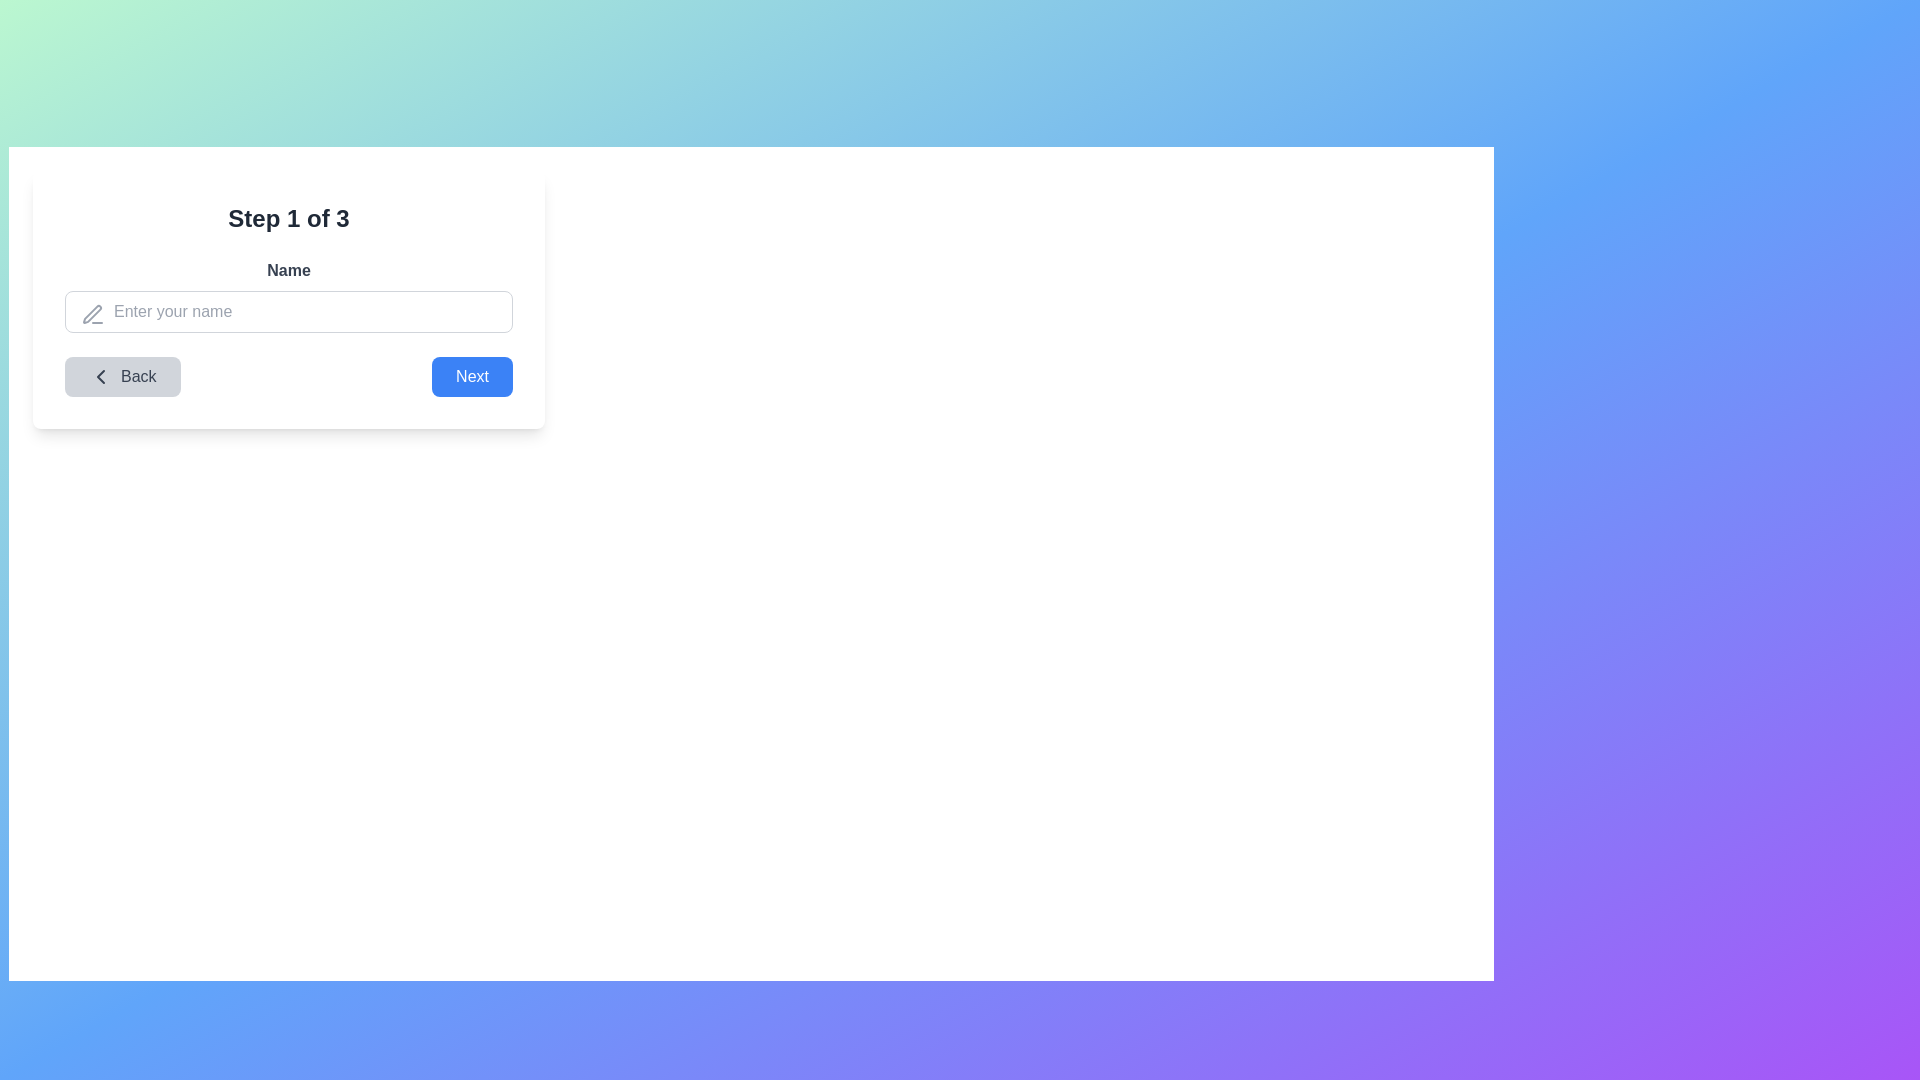 Image resolution: width=1920 pixels, height=1080 pixels. I want to click on the chevron icon within the 'Back' button located at the bottom left area of the form card, so click(99, 377).